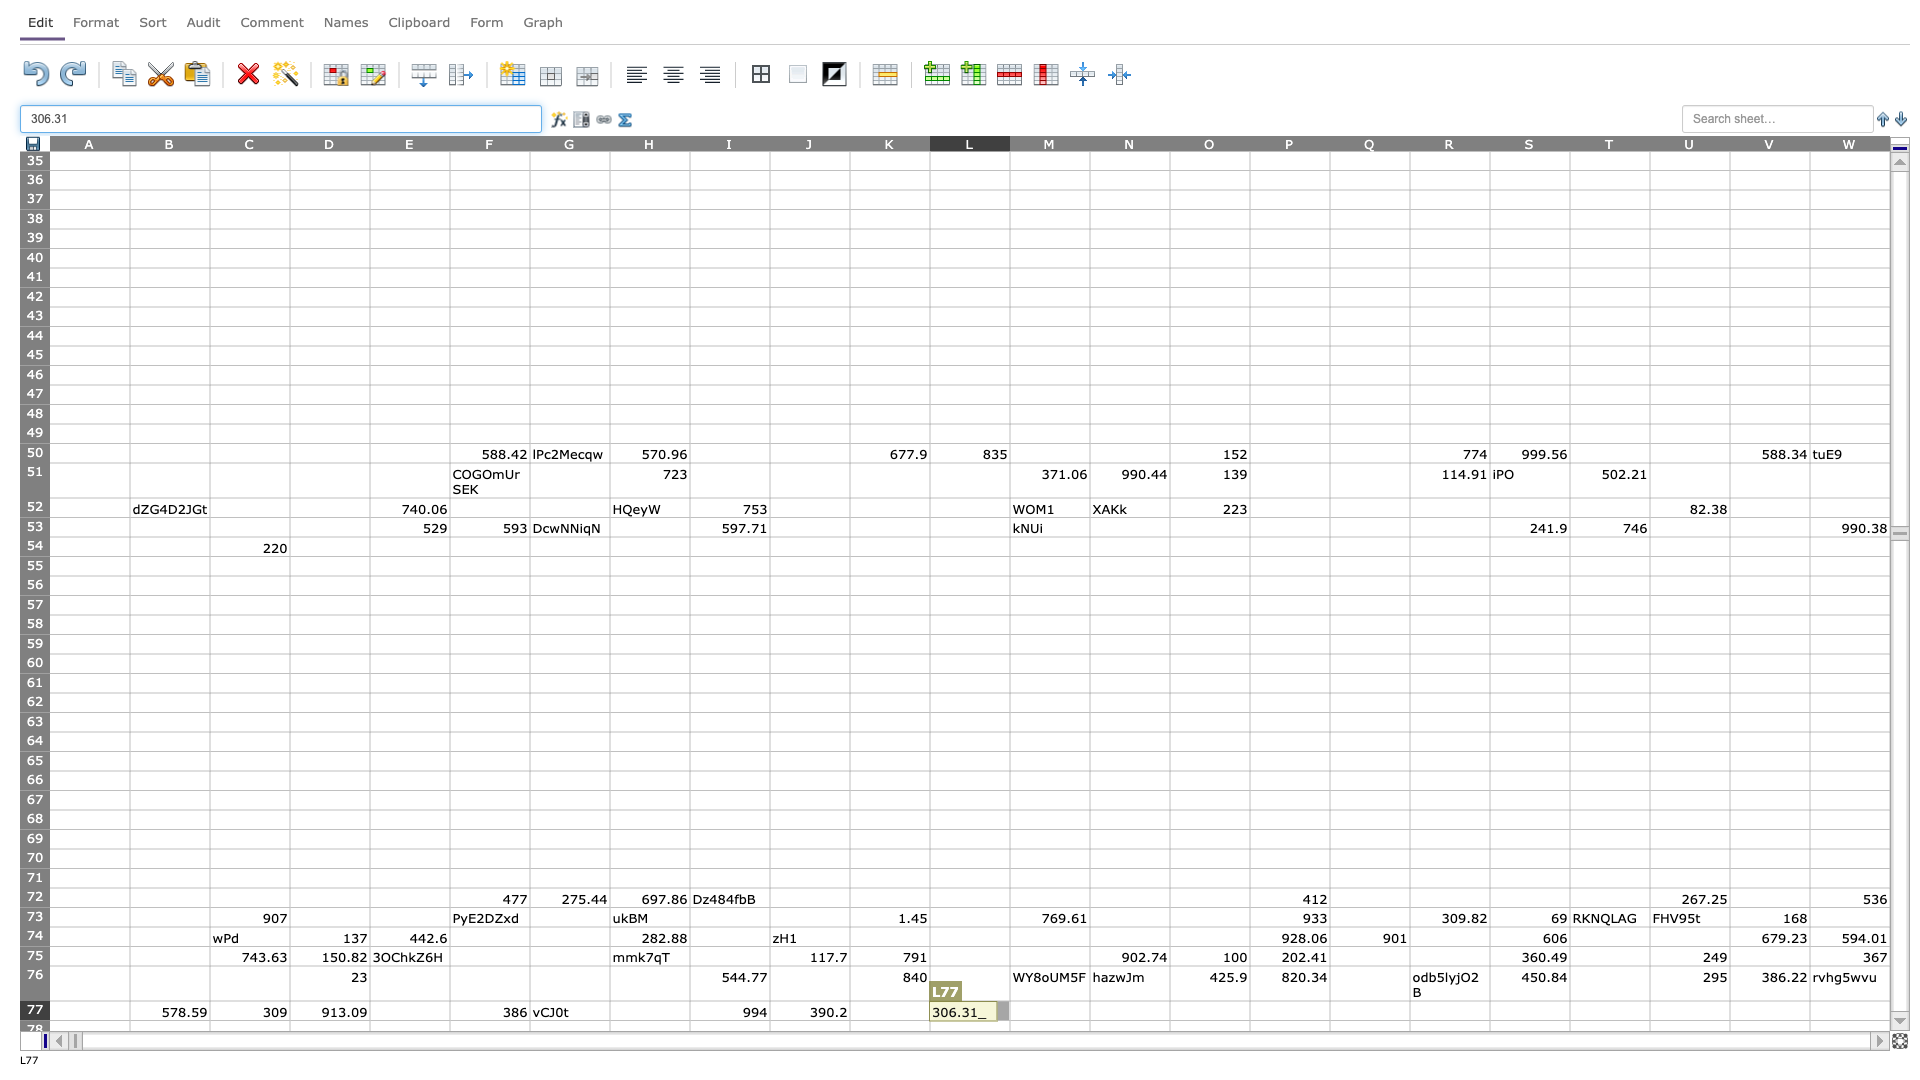 This screenshot has width=1920, height=1080. What do you see at coordinates (1009, 1001) in the screenshot?
I see `top left corner of cell M77` at bounding box center [1009, 1001].